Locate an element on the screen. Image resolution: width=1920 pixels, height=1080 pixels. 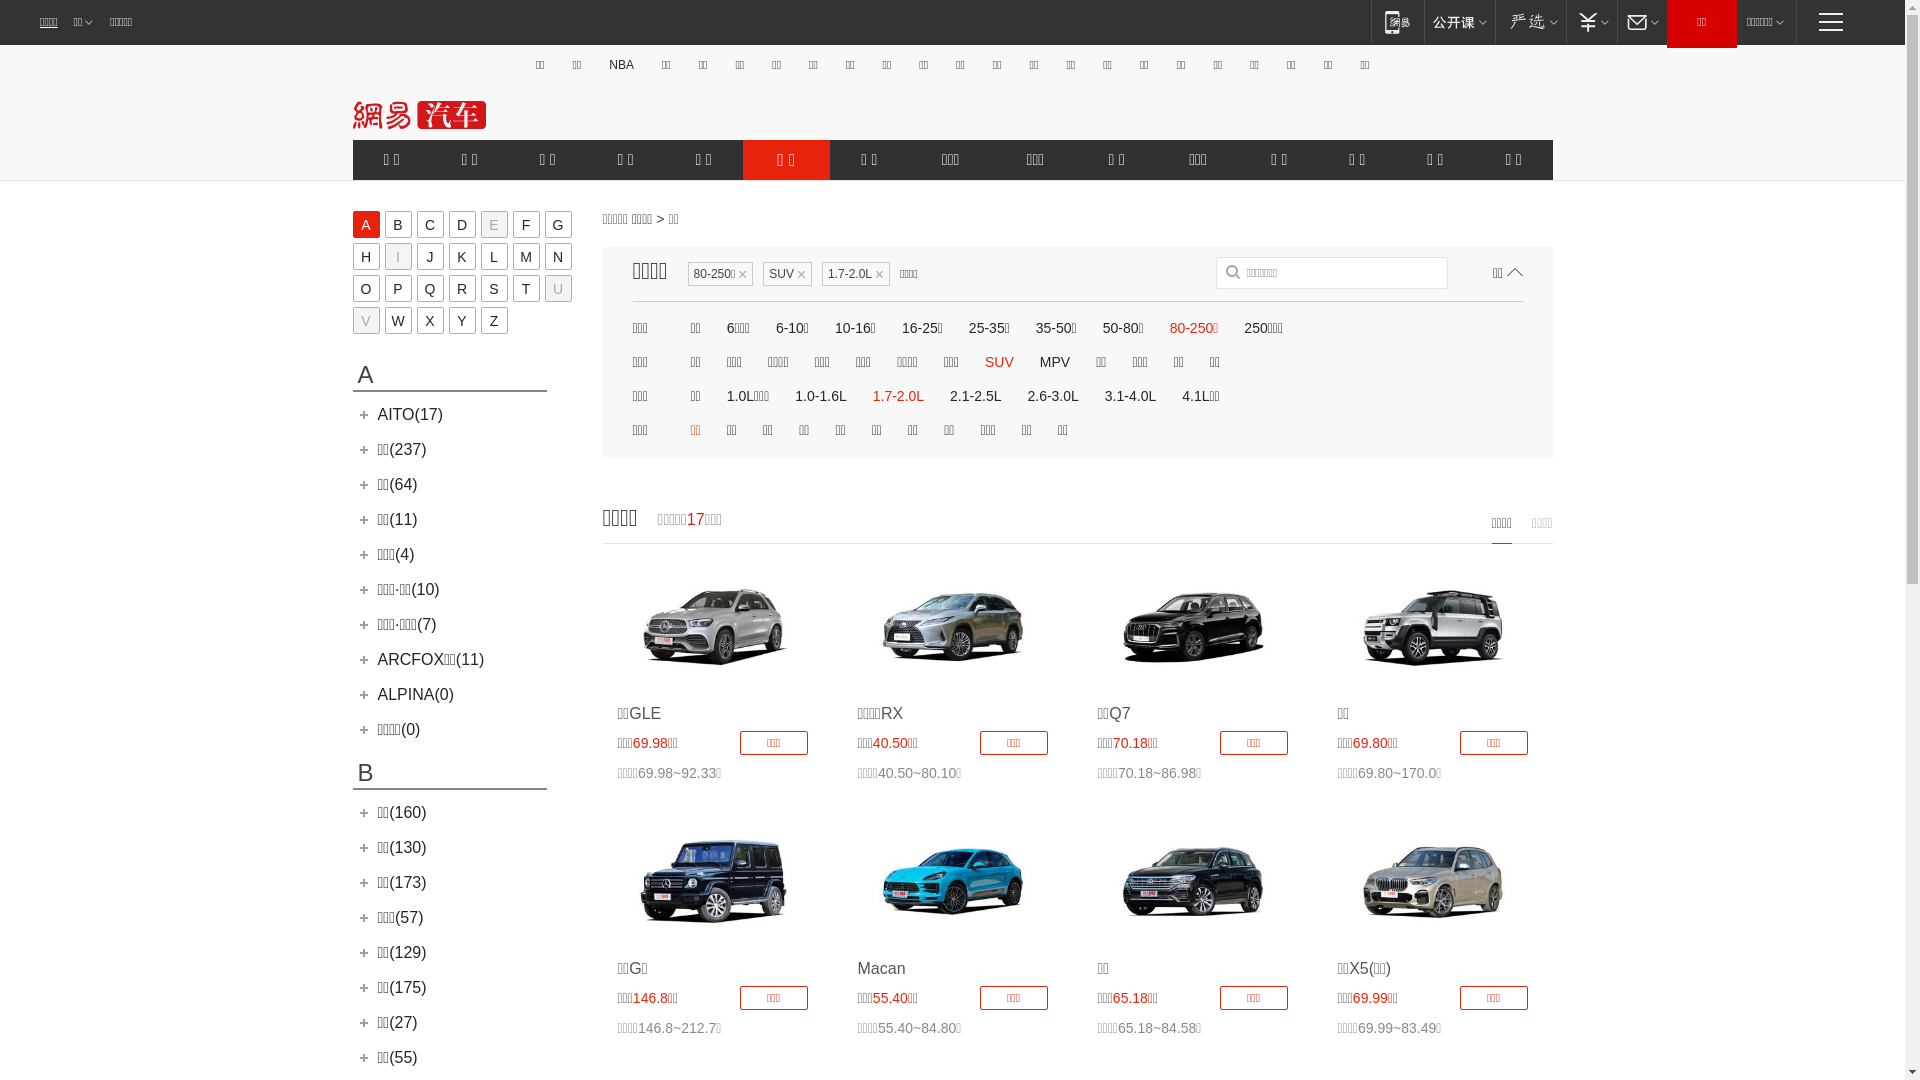
'G' is located at coordinates (557, 224).